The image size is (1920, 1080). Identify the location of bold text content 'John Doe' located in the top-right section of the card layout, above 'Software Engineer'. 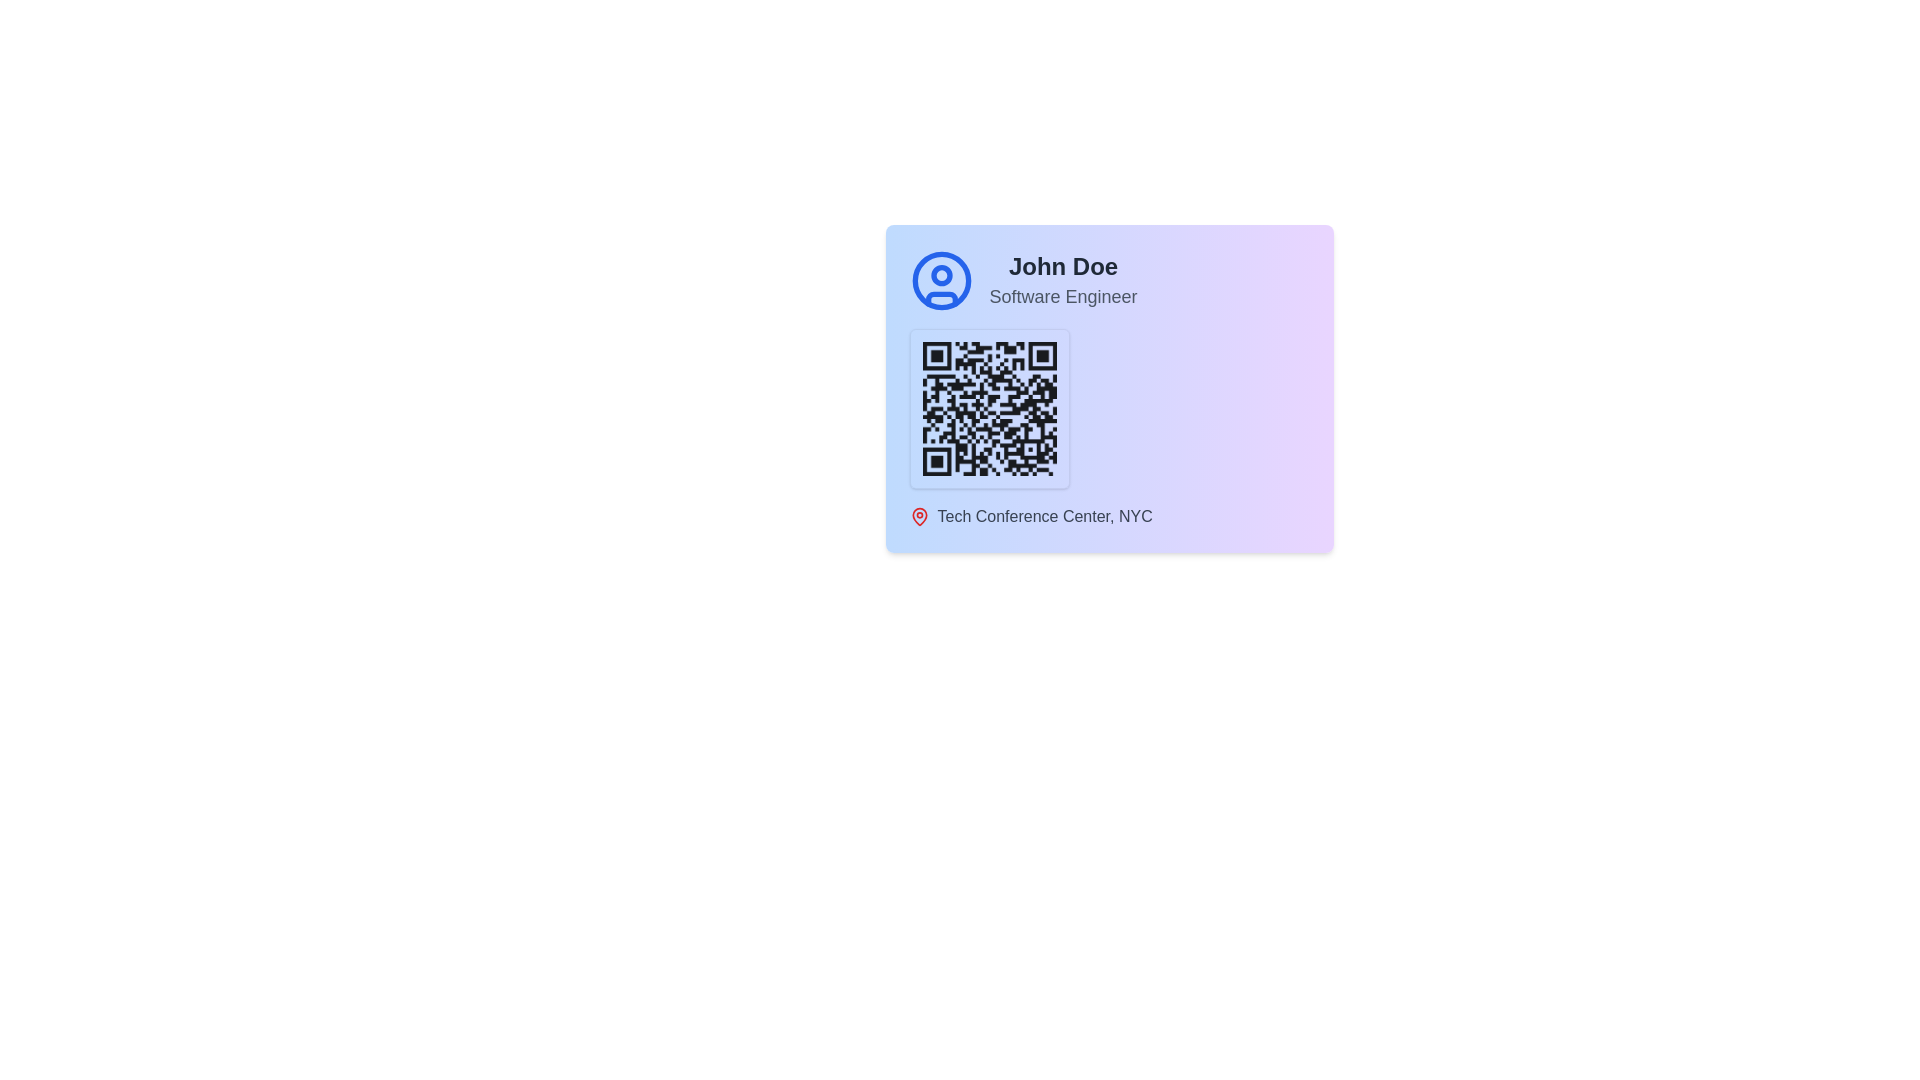
(1062, 265).